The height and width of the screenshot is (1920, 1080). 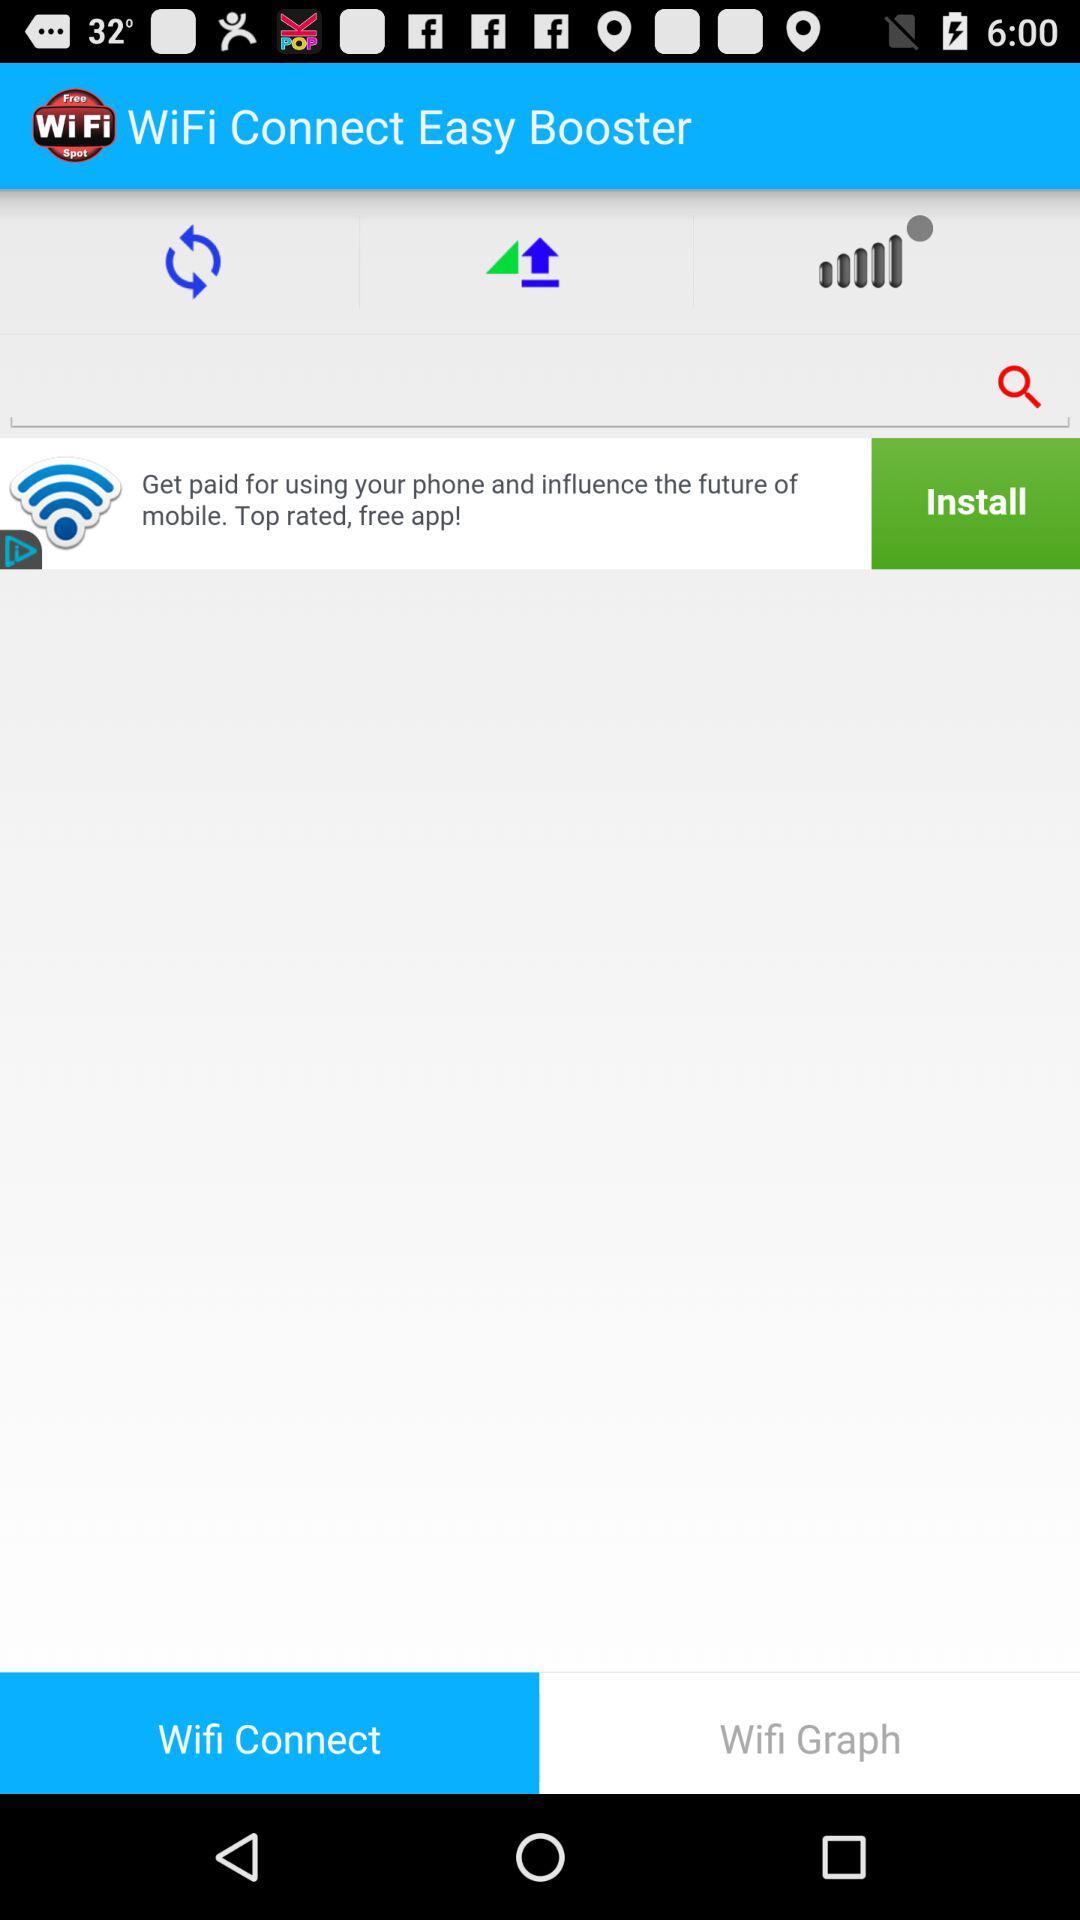 I want to click on the icon below wifi connect easy, so click(x=525, y=260).